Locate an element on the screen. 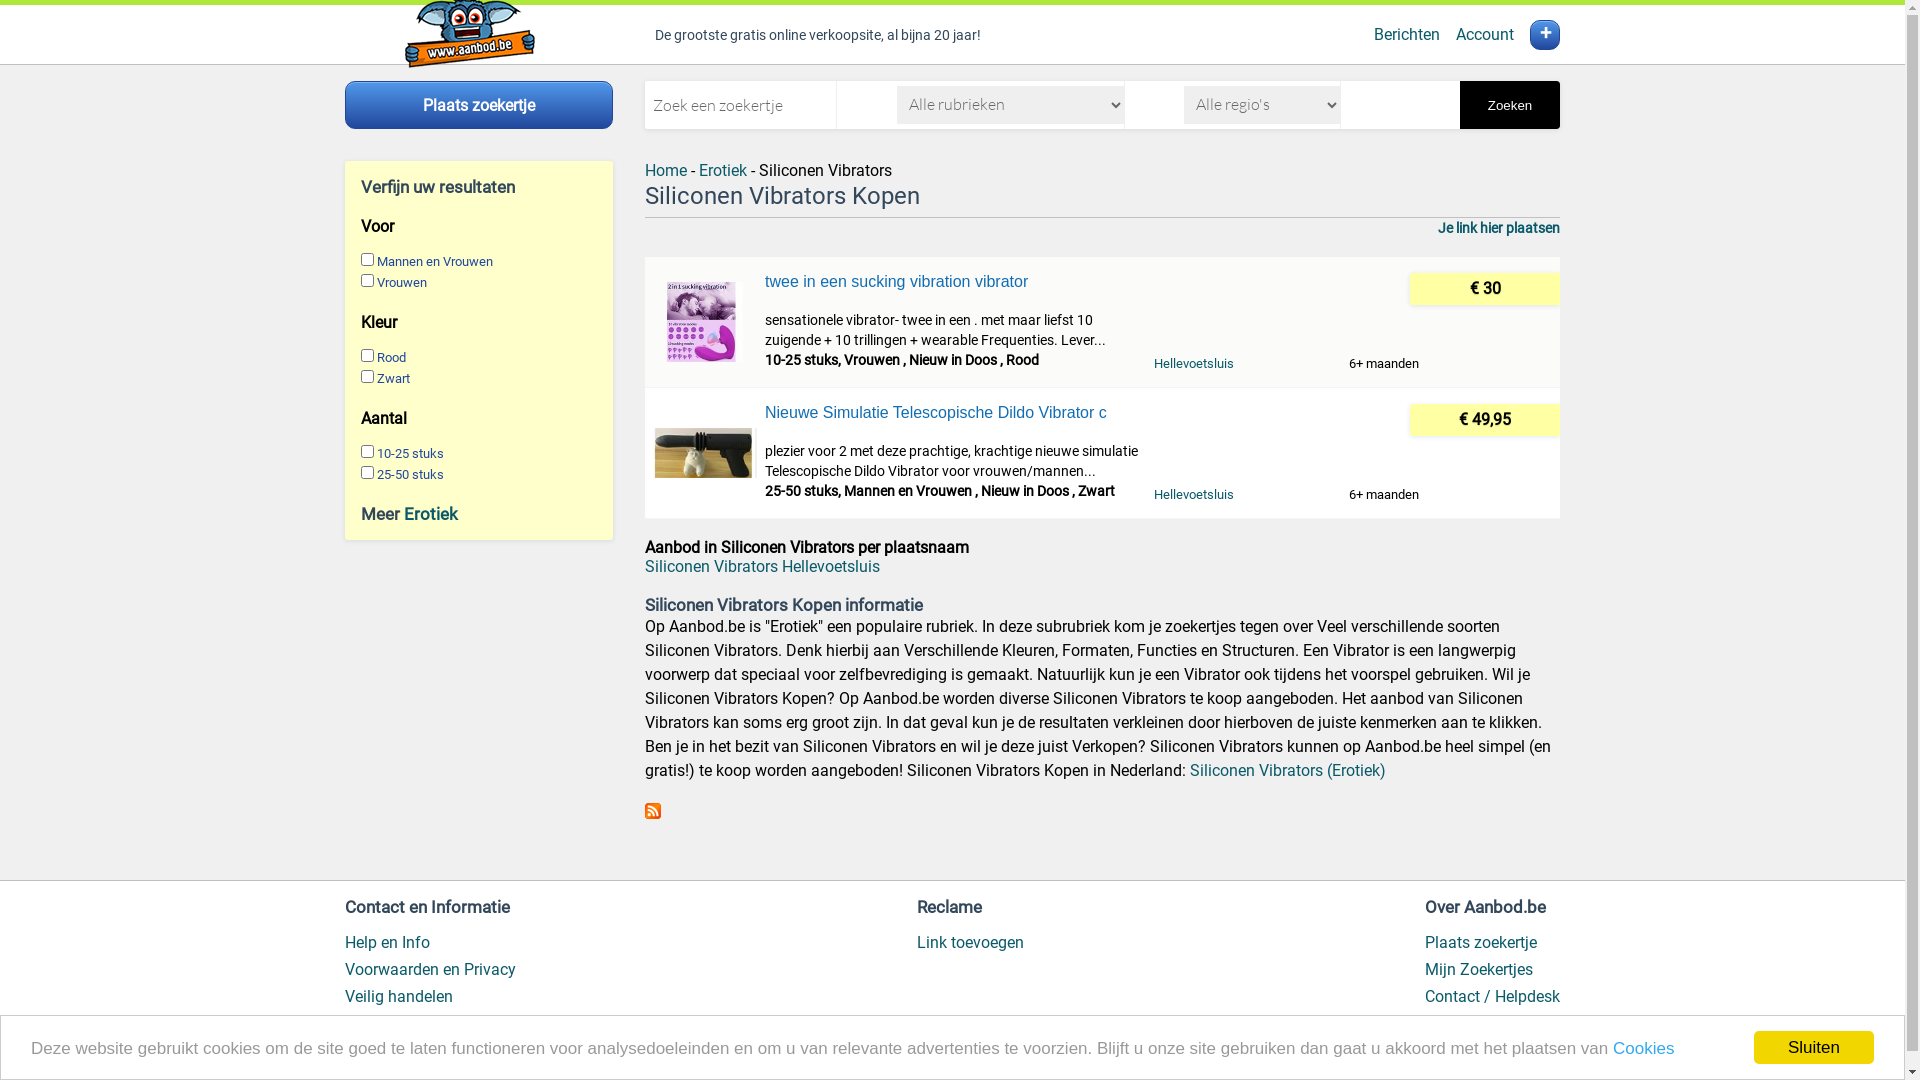 Image resolution: width=1920 pixels, height=1080 pixels. 'Sluiten' is located at coordinates (1814, 1046).